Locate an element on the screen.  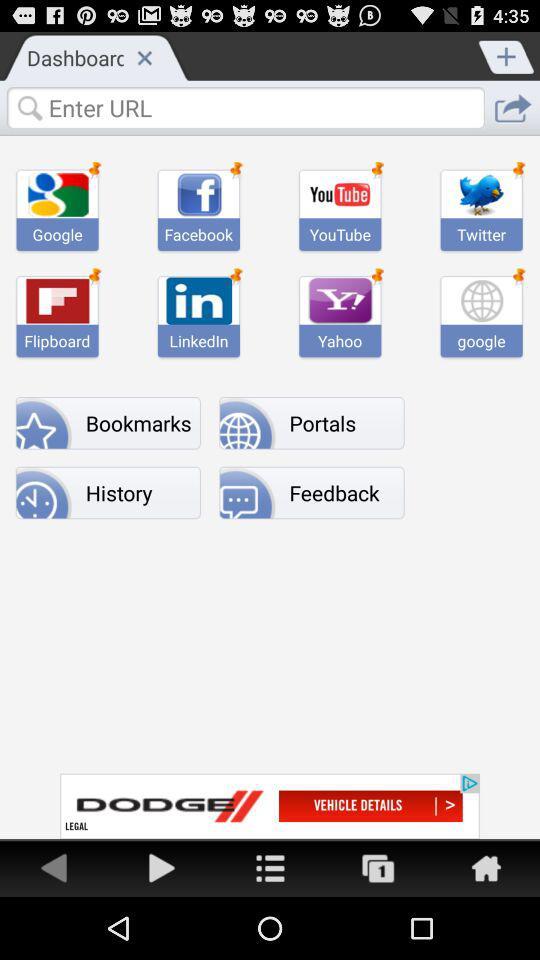
the home icon is located at coordinates (485, 928).